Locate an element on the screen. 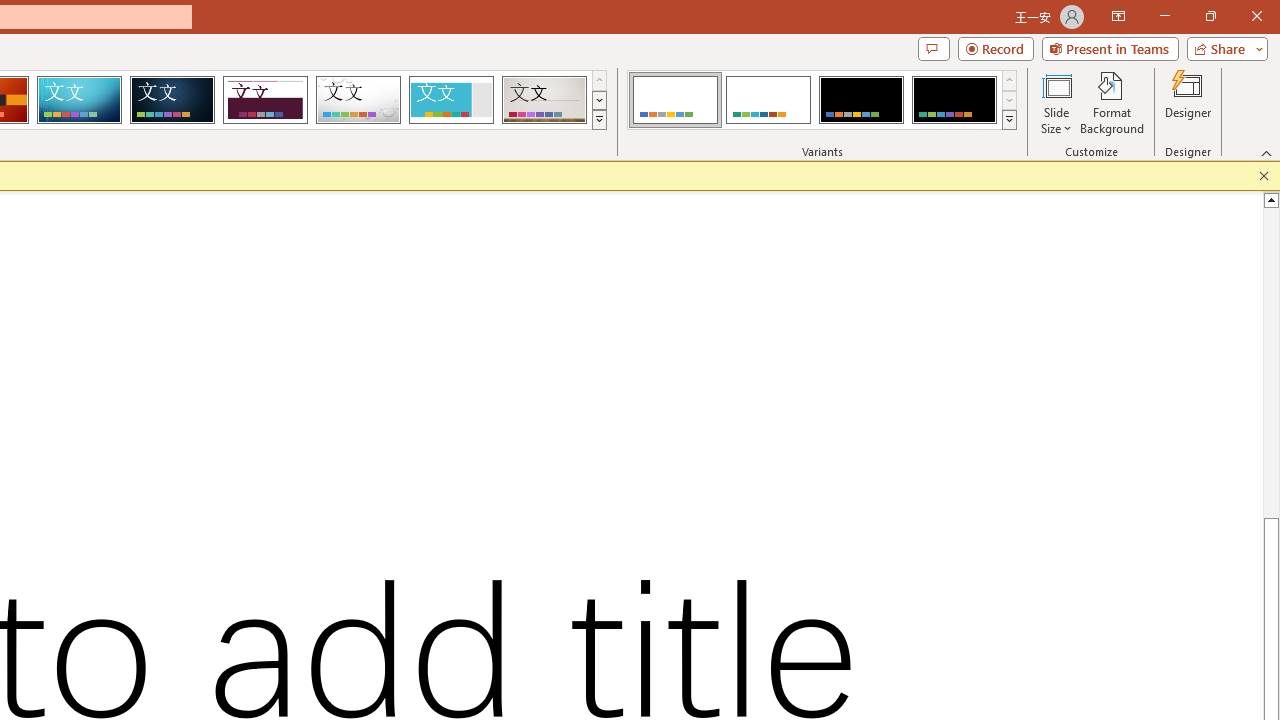  'Office Theme Variant 4' is located at coordinates (953, 100).